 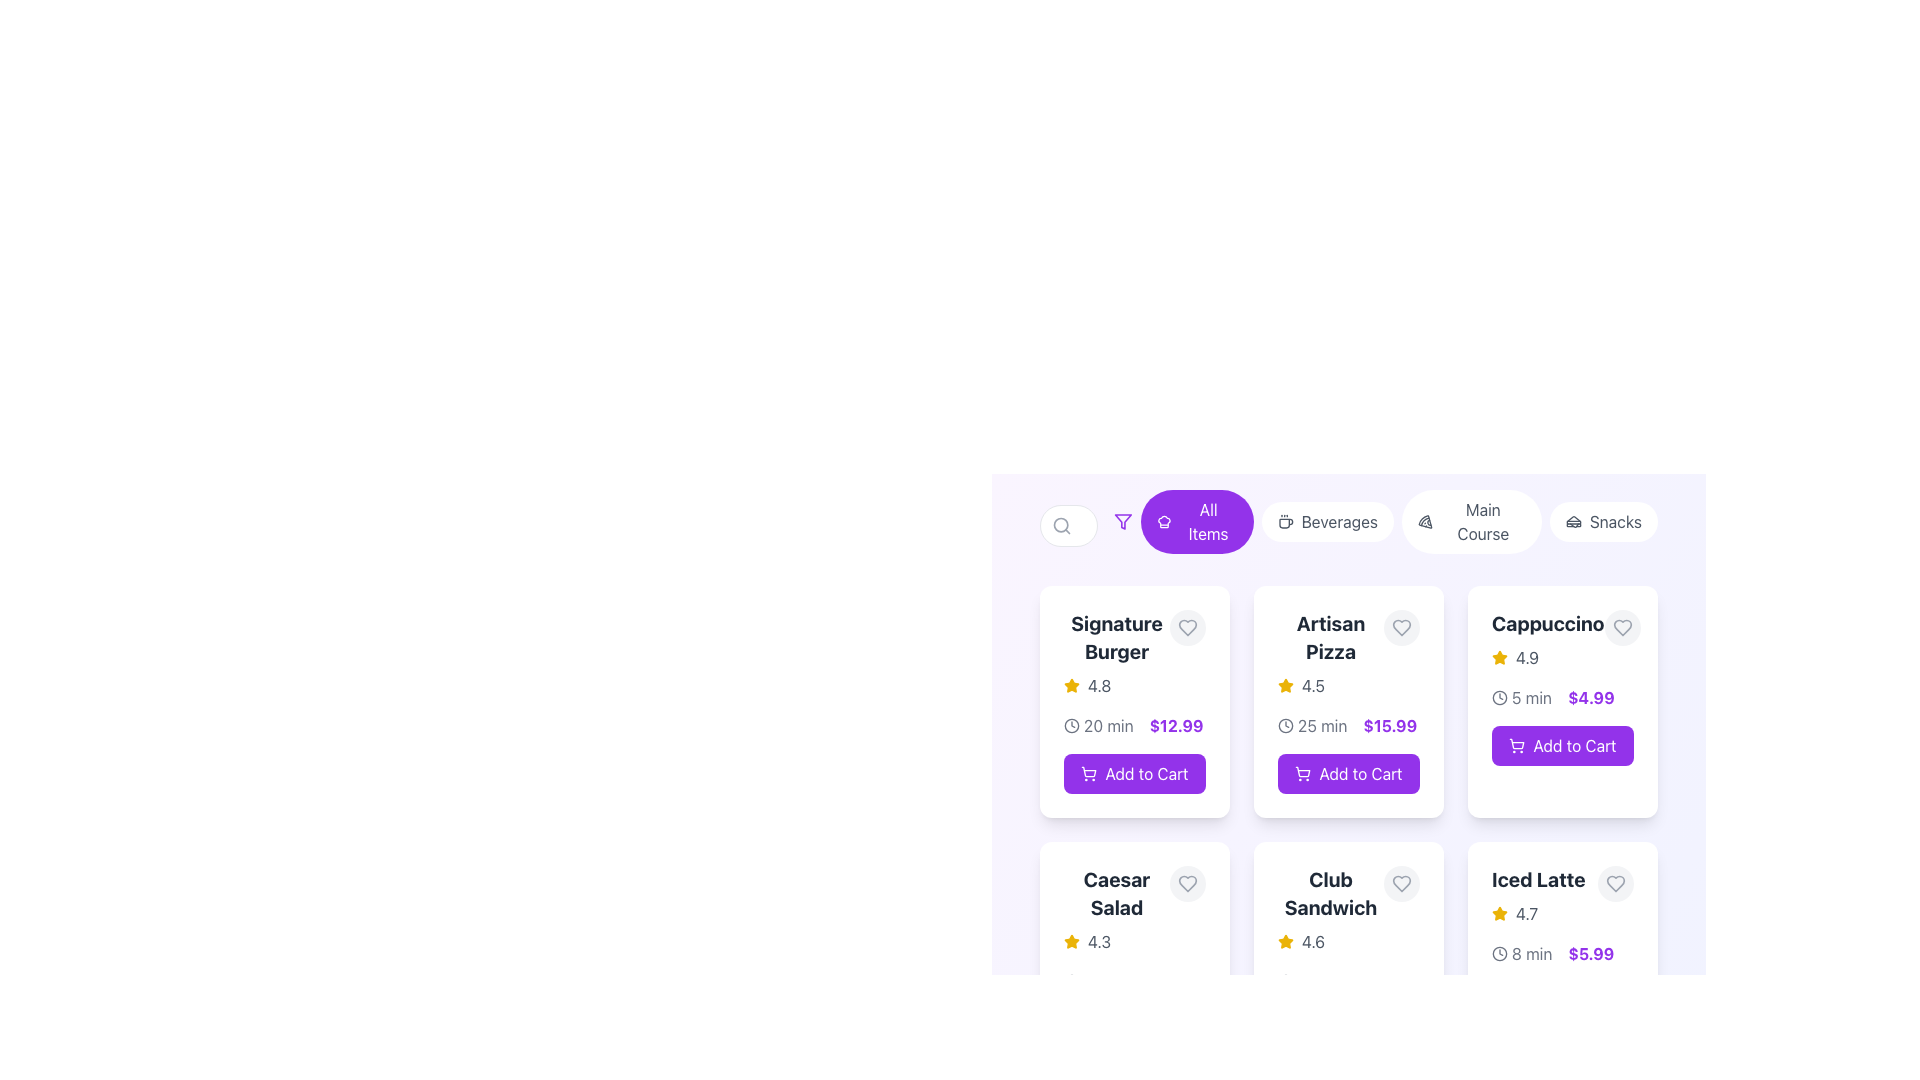 I want to click on the button located at the bottom of the 'Signature Burger' card, so click(x=1134, y=773).